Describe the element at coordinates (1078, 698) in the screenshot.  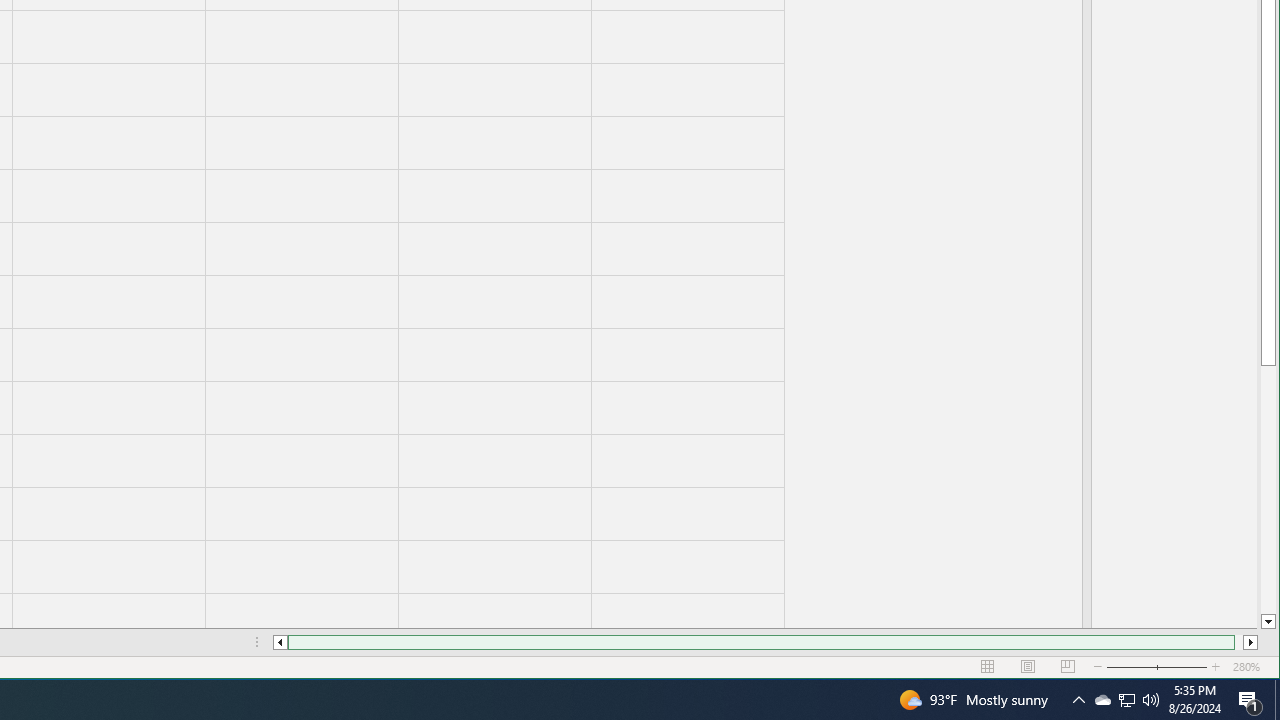
I see `'Notification Chevron'` at that location.